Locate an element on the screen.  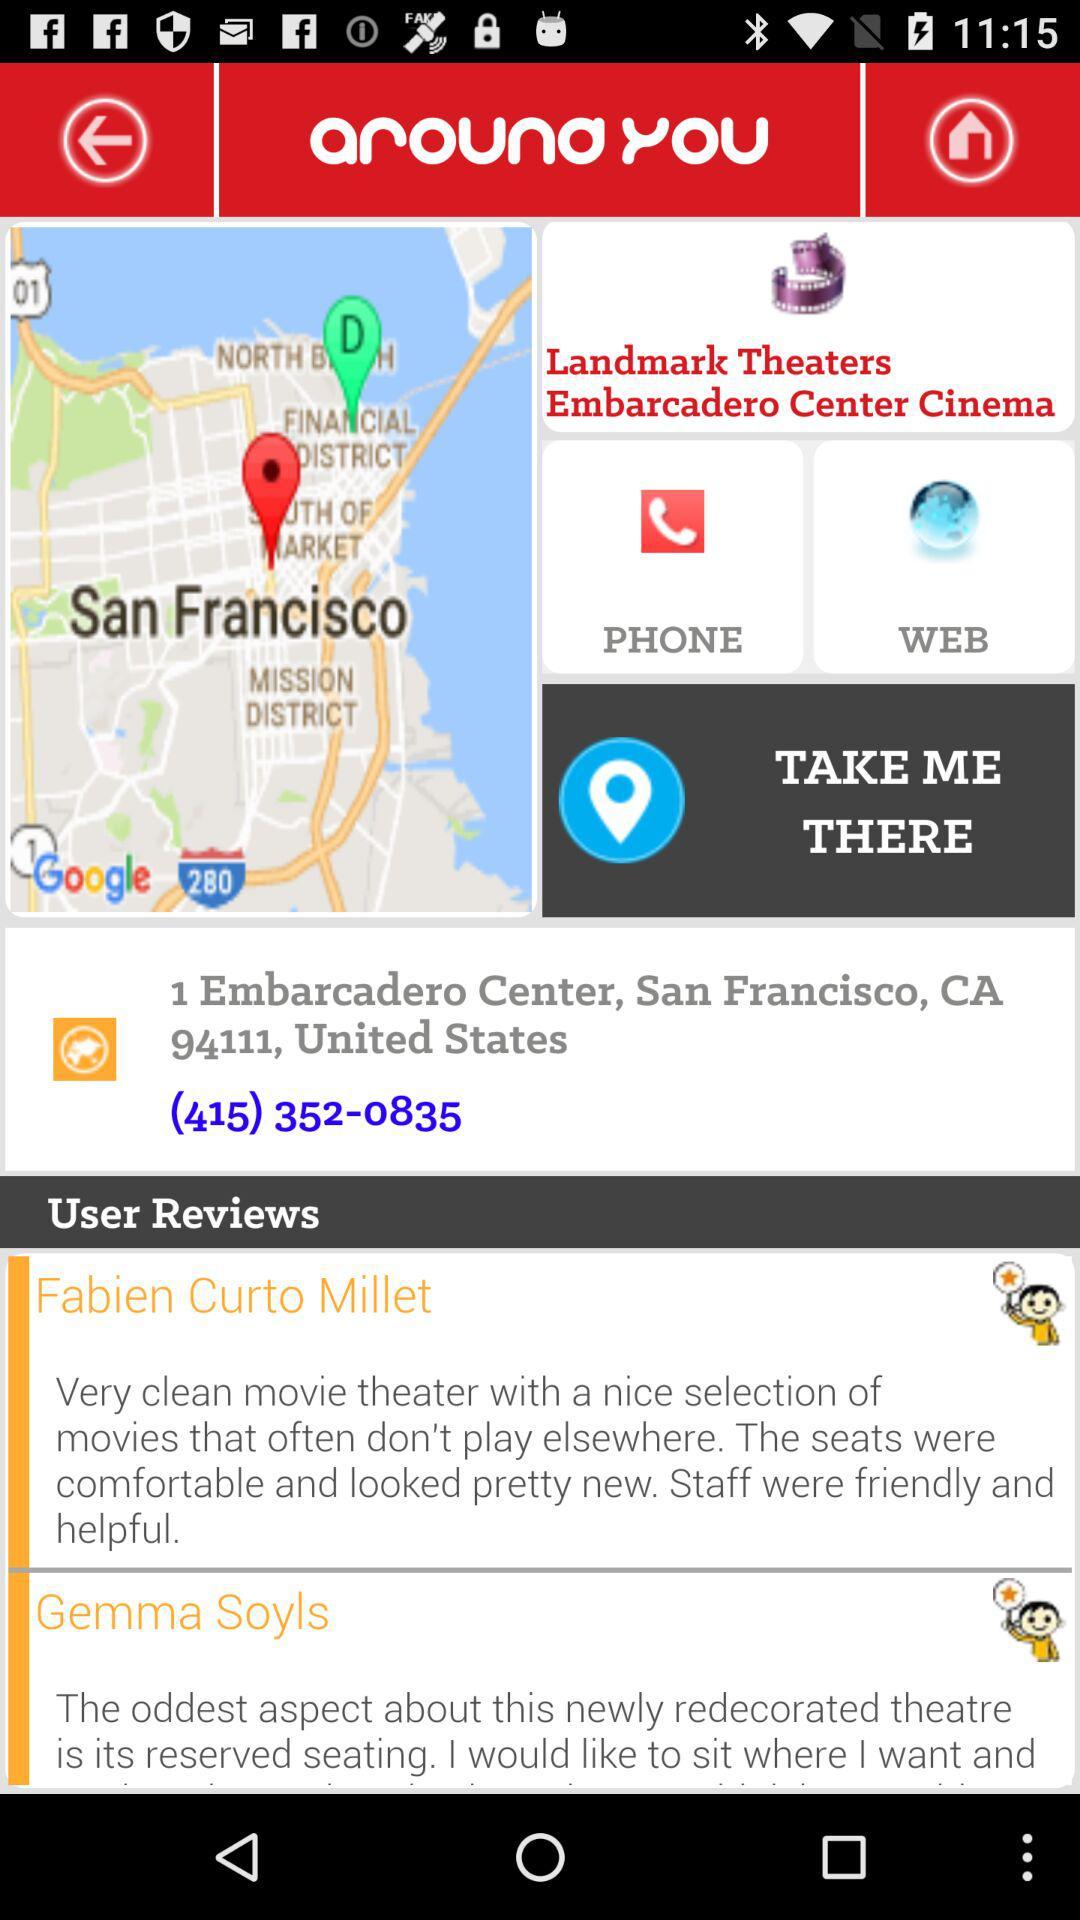
the numbers above user reviews is located at coordinates (315, 1107).